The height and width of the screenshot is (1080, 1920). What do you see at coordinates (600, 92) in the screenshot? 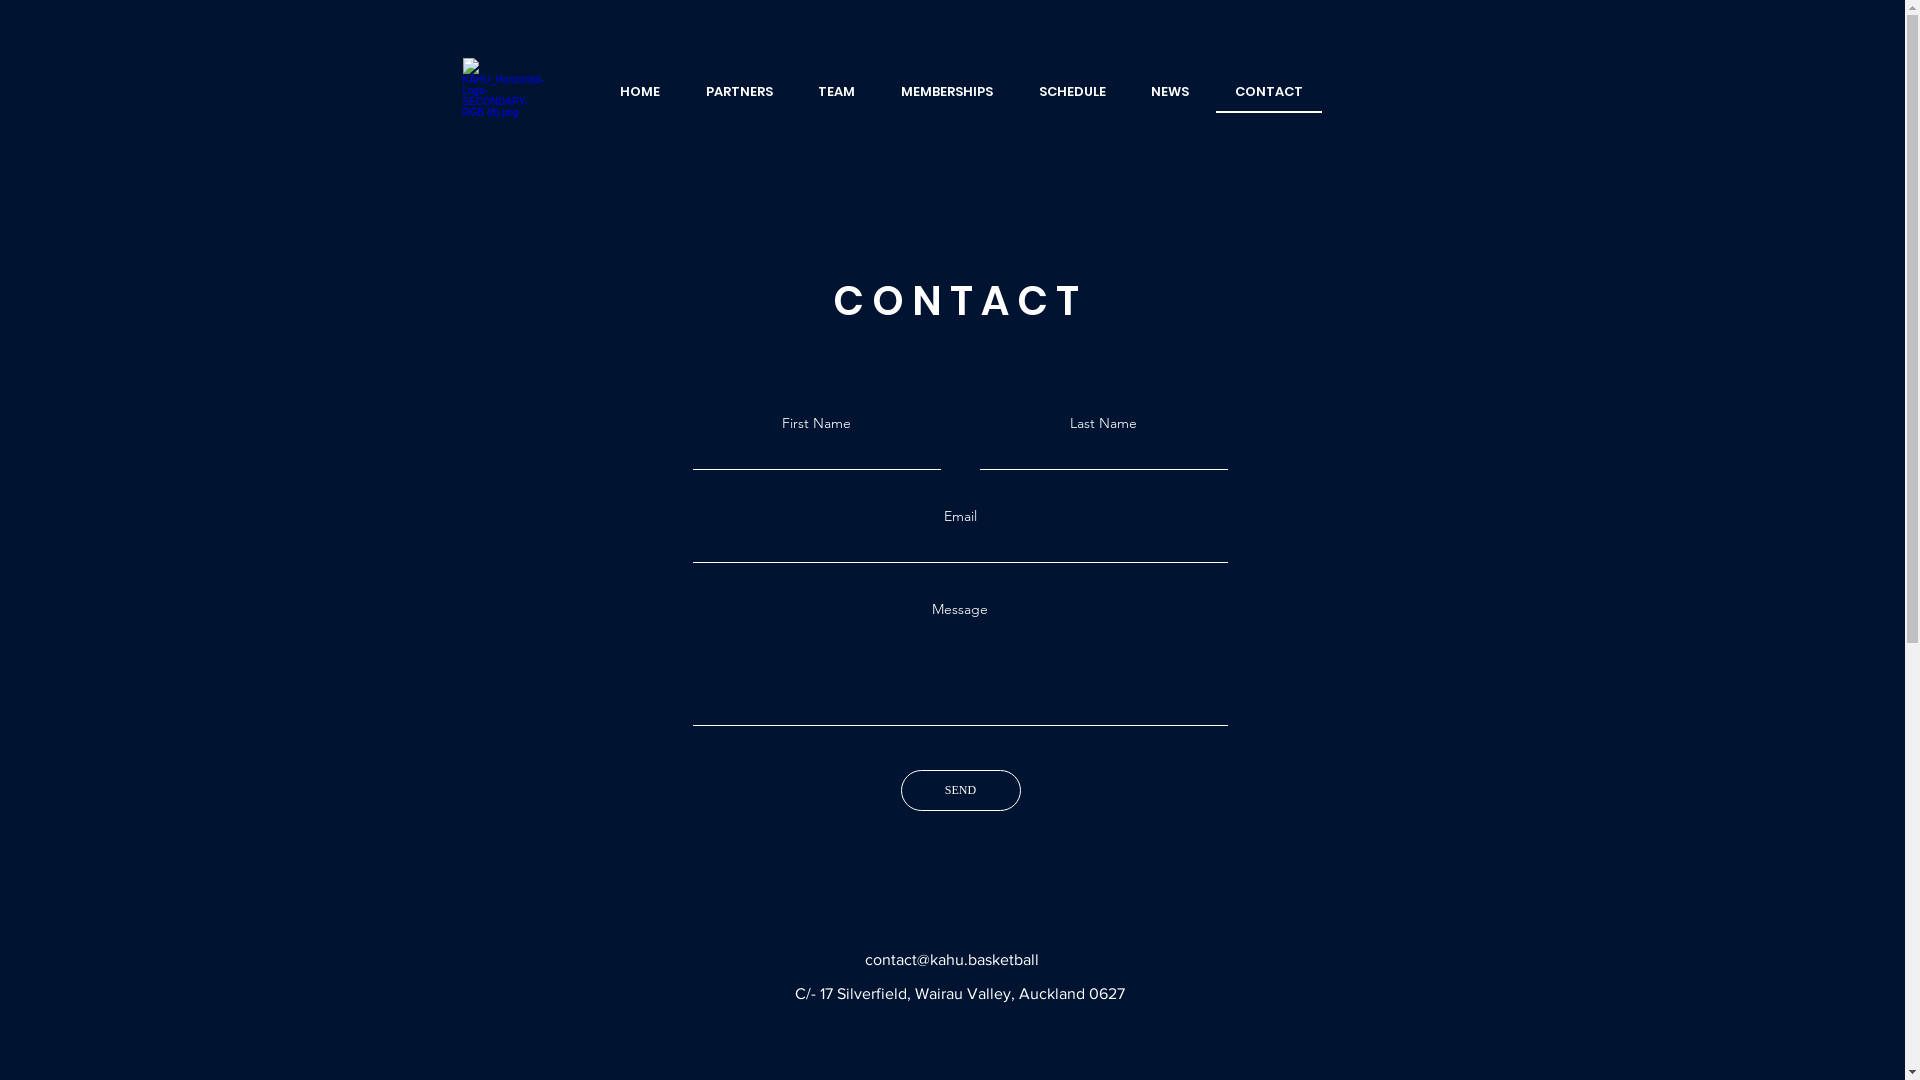
I see `'HOME'` at bounding box center [600, 92].